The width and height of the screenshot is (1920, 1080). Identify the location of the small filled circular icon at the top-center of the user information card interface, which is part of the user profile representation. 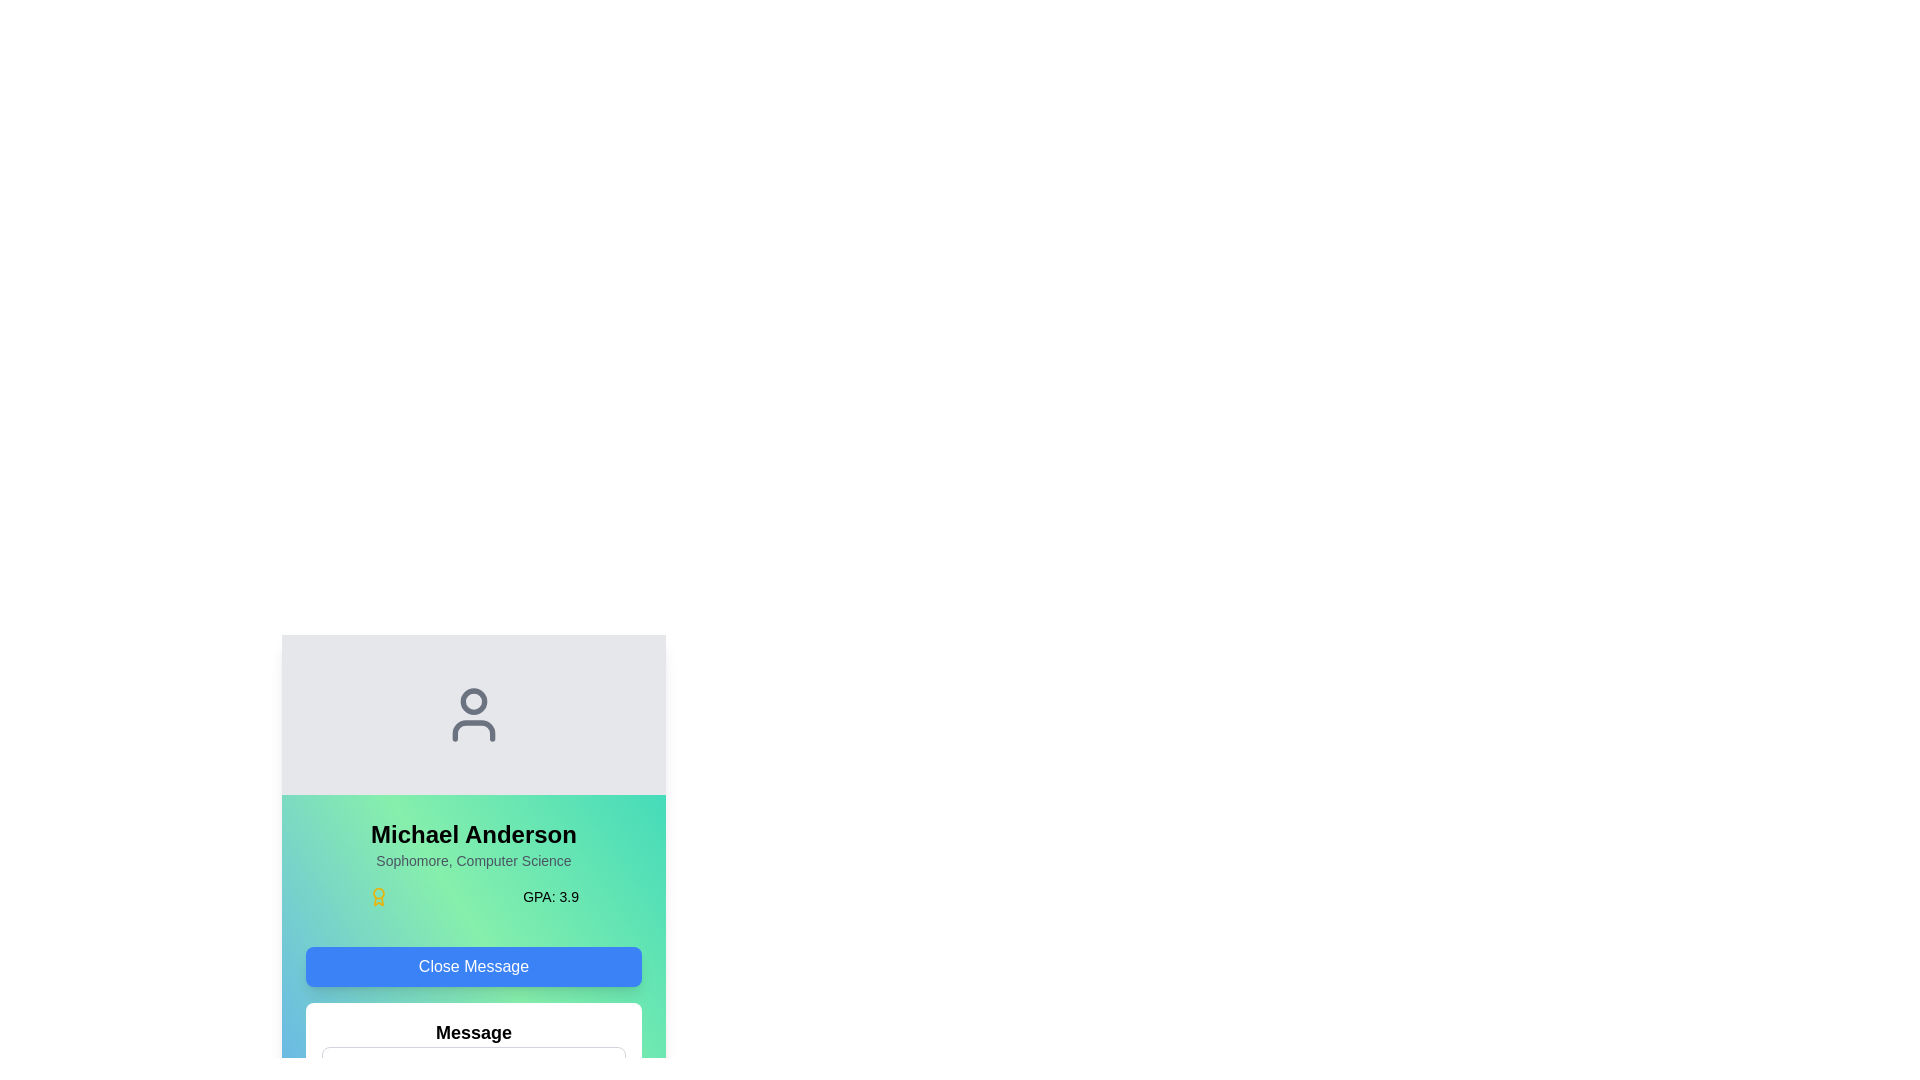
(473, 700).